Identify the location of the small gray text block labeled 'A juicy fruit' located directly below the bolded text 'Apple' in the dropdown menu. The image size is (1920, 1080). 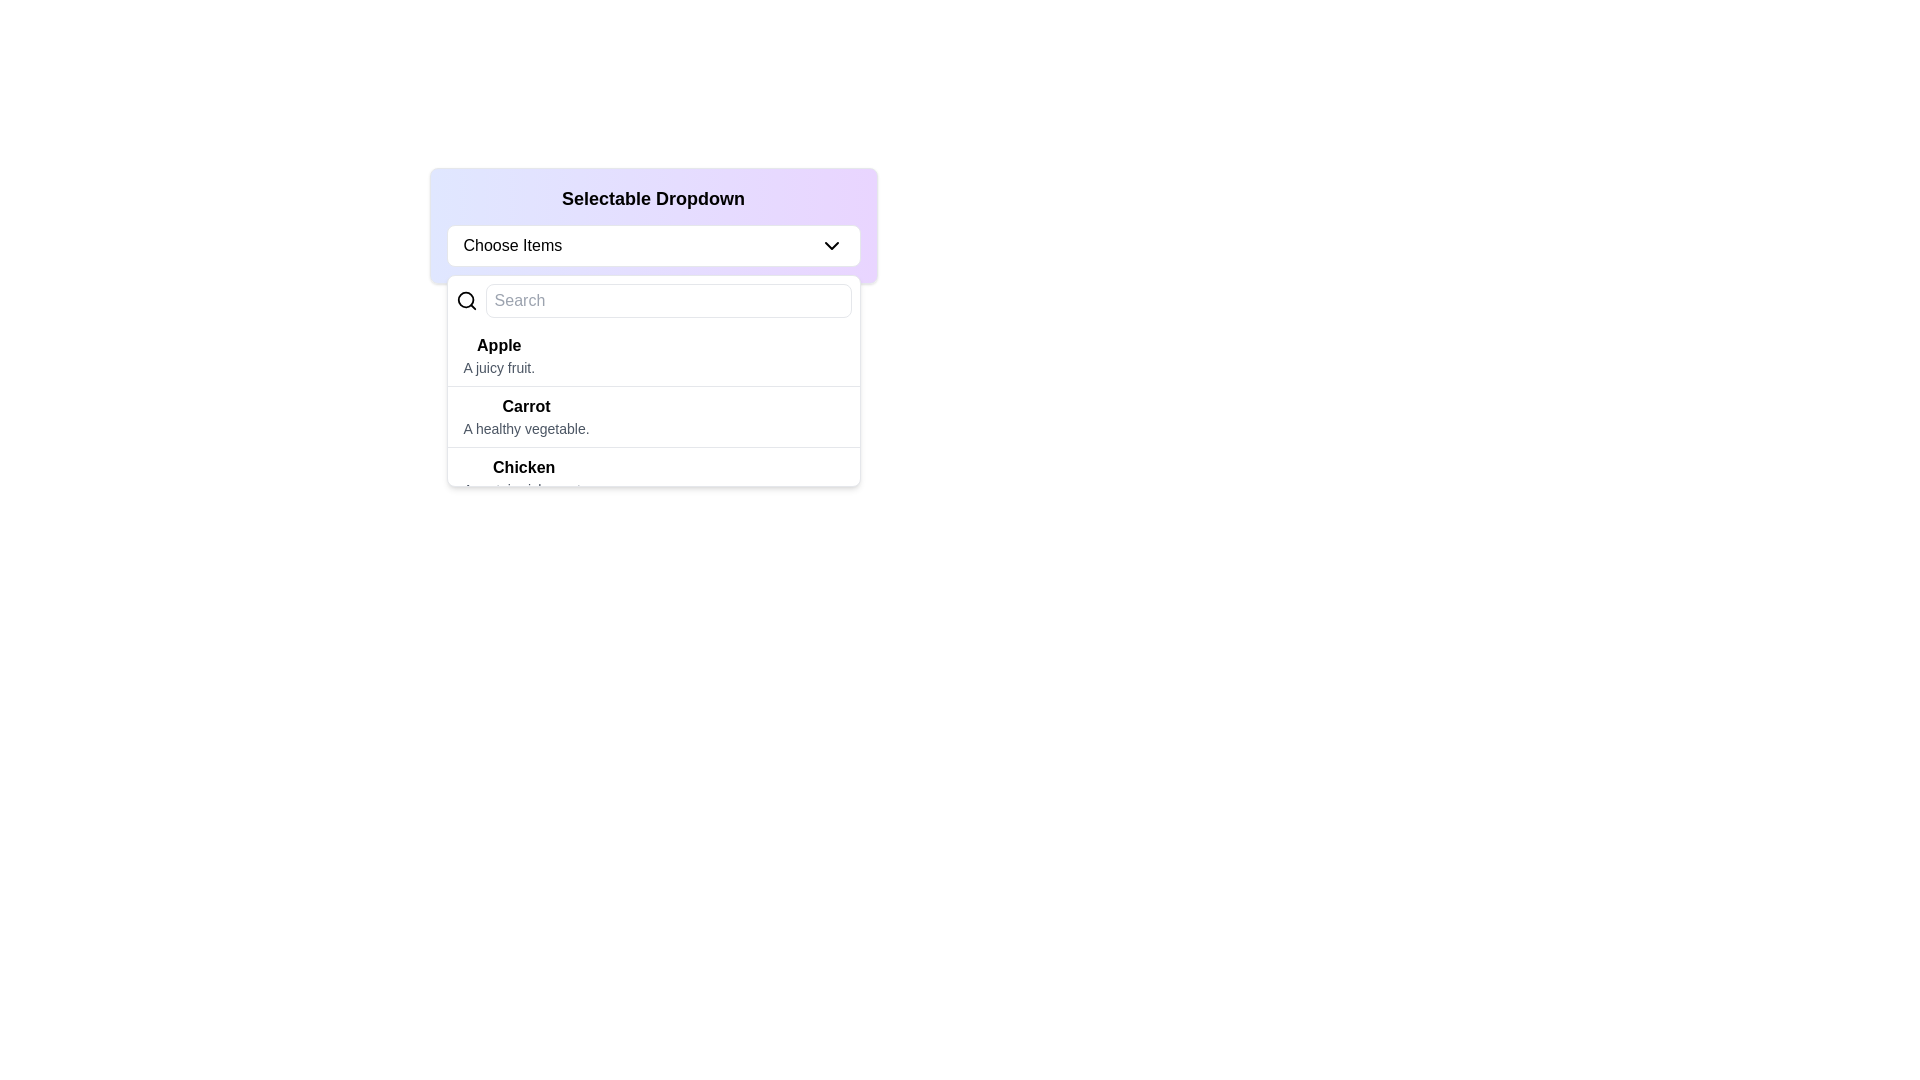
(499, 367).